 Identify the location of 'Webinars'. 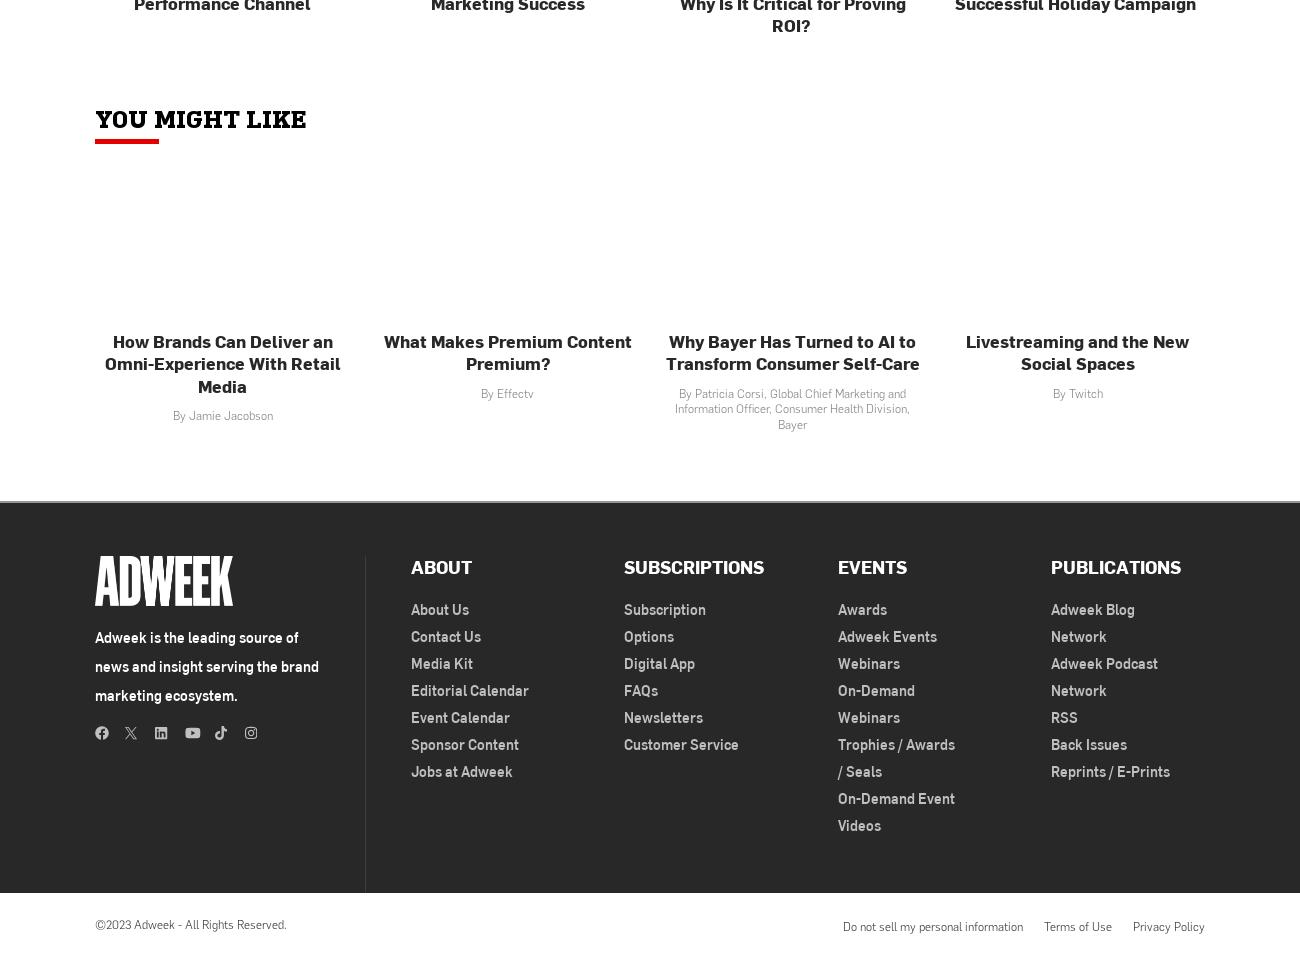
(867, 662).